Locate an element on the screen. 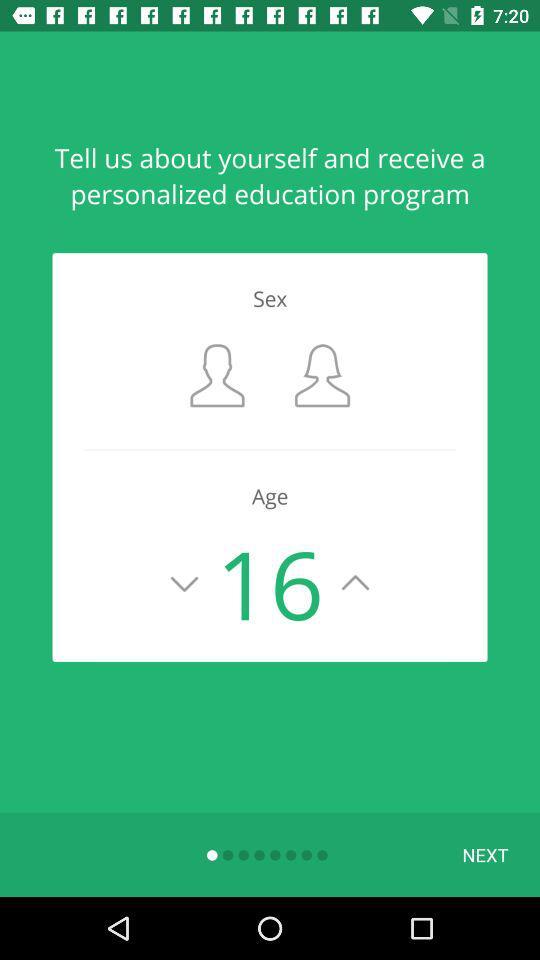  the gender is located at coordinates (216, 374).